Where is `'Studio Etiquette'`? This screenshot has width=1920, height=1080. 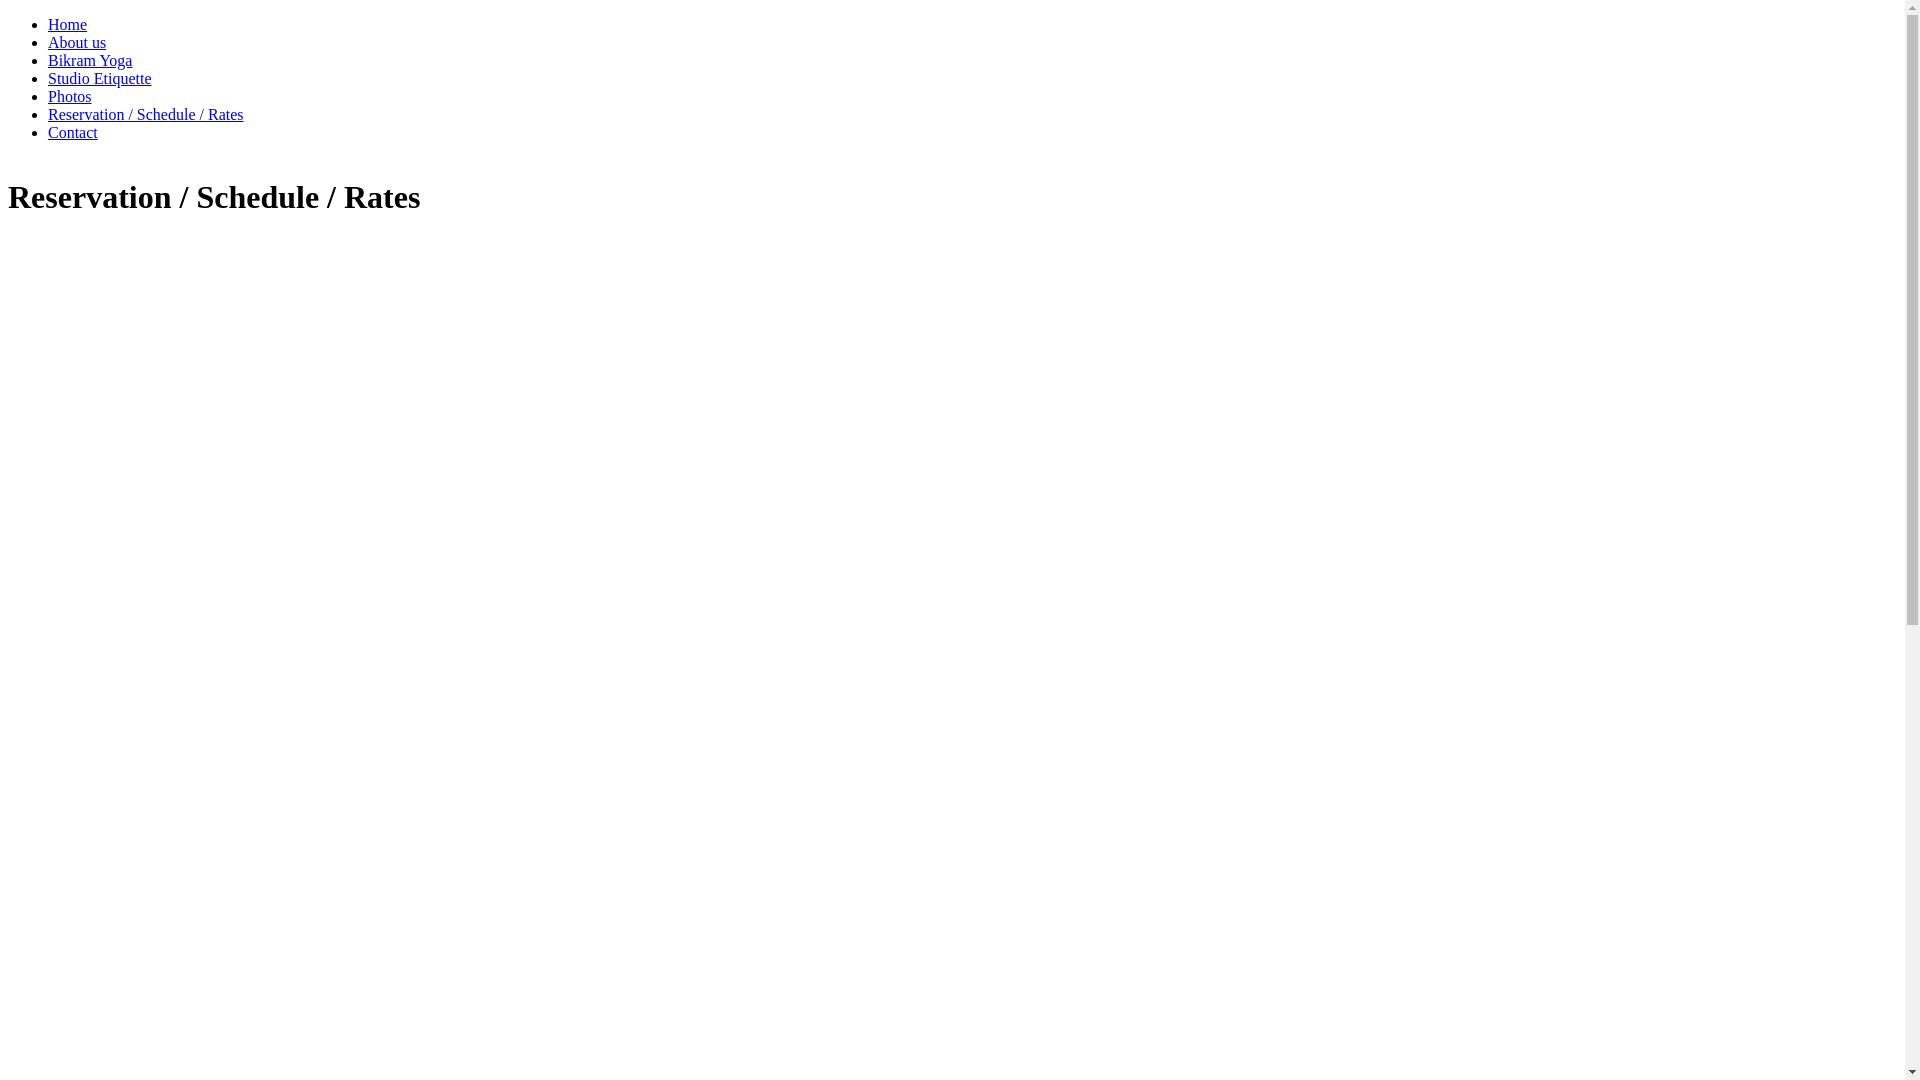 'Studio Etiquette' is located at coordinates (48, 77).